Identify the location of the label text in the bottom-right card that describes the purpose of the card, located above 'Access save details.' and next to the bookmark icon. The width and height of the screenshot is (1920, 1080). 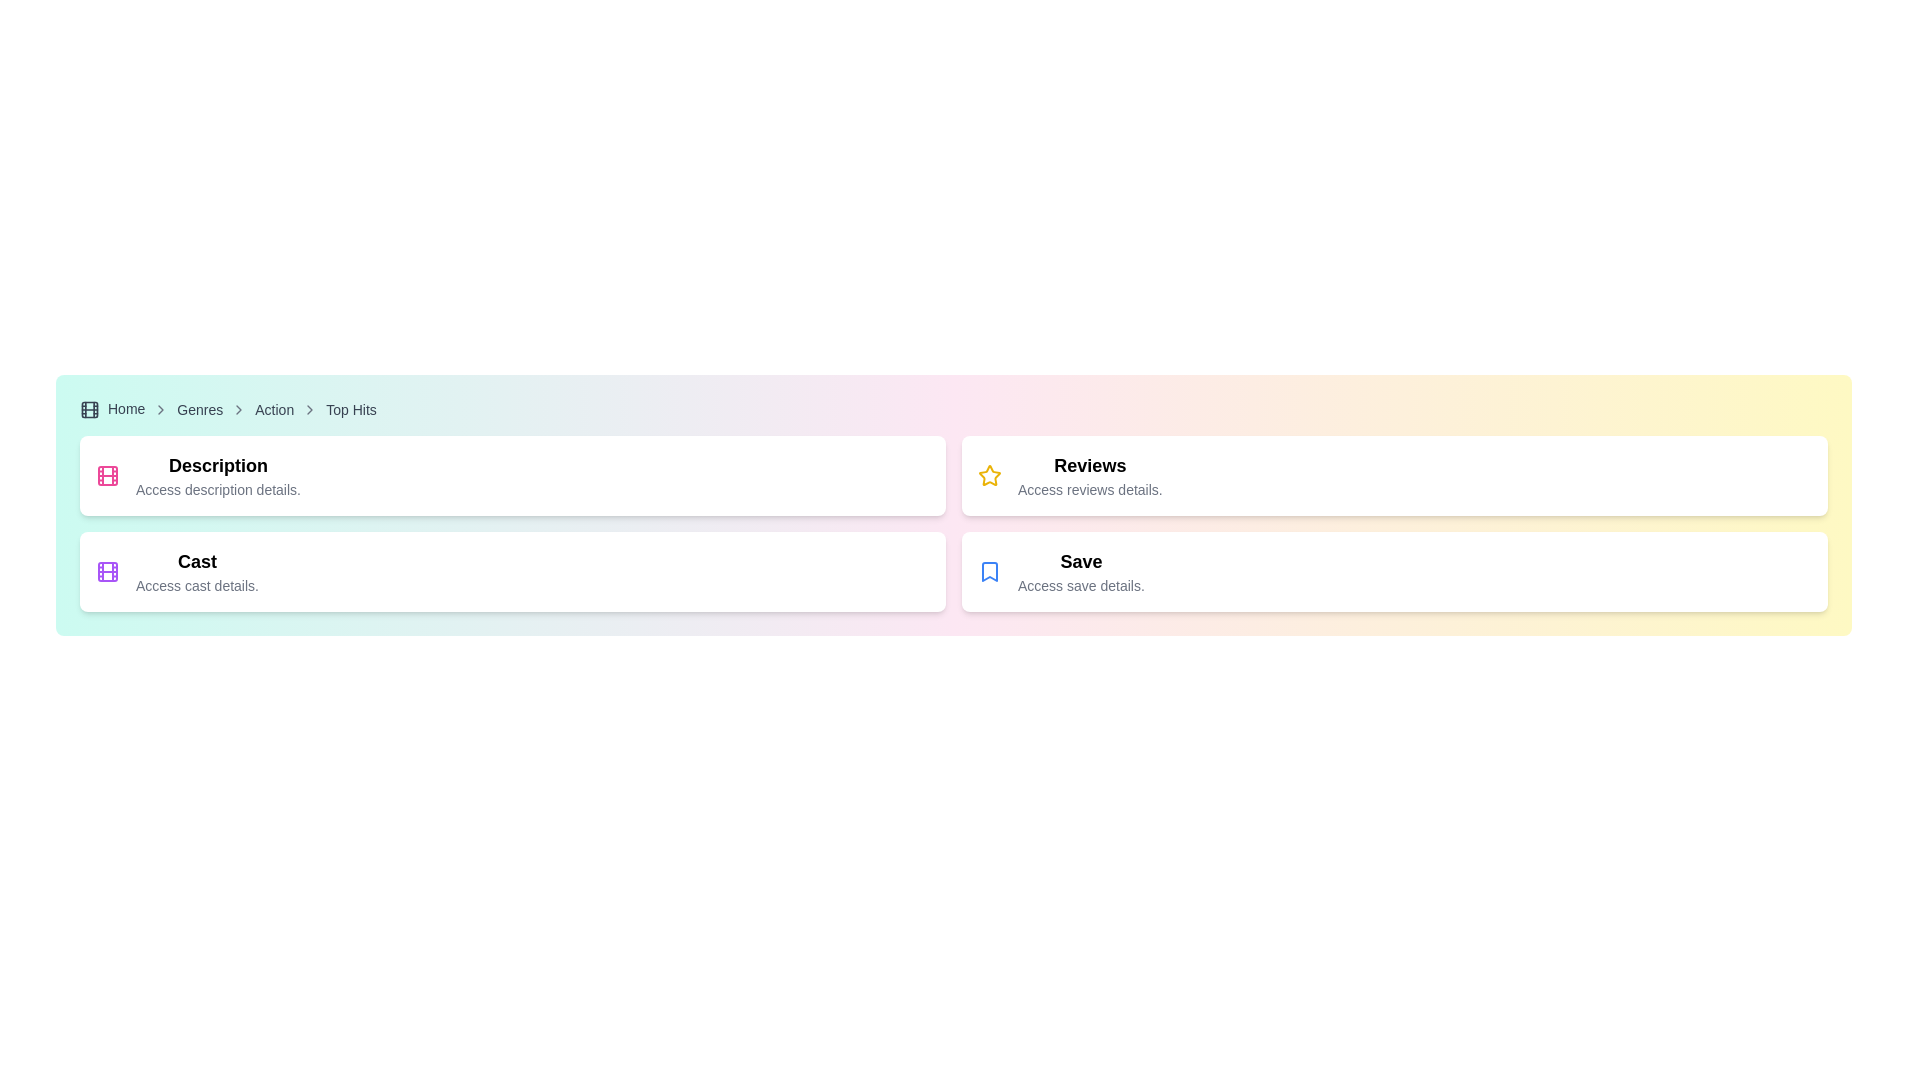
(1080, 562).